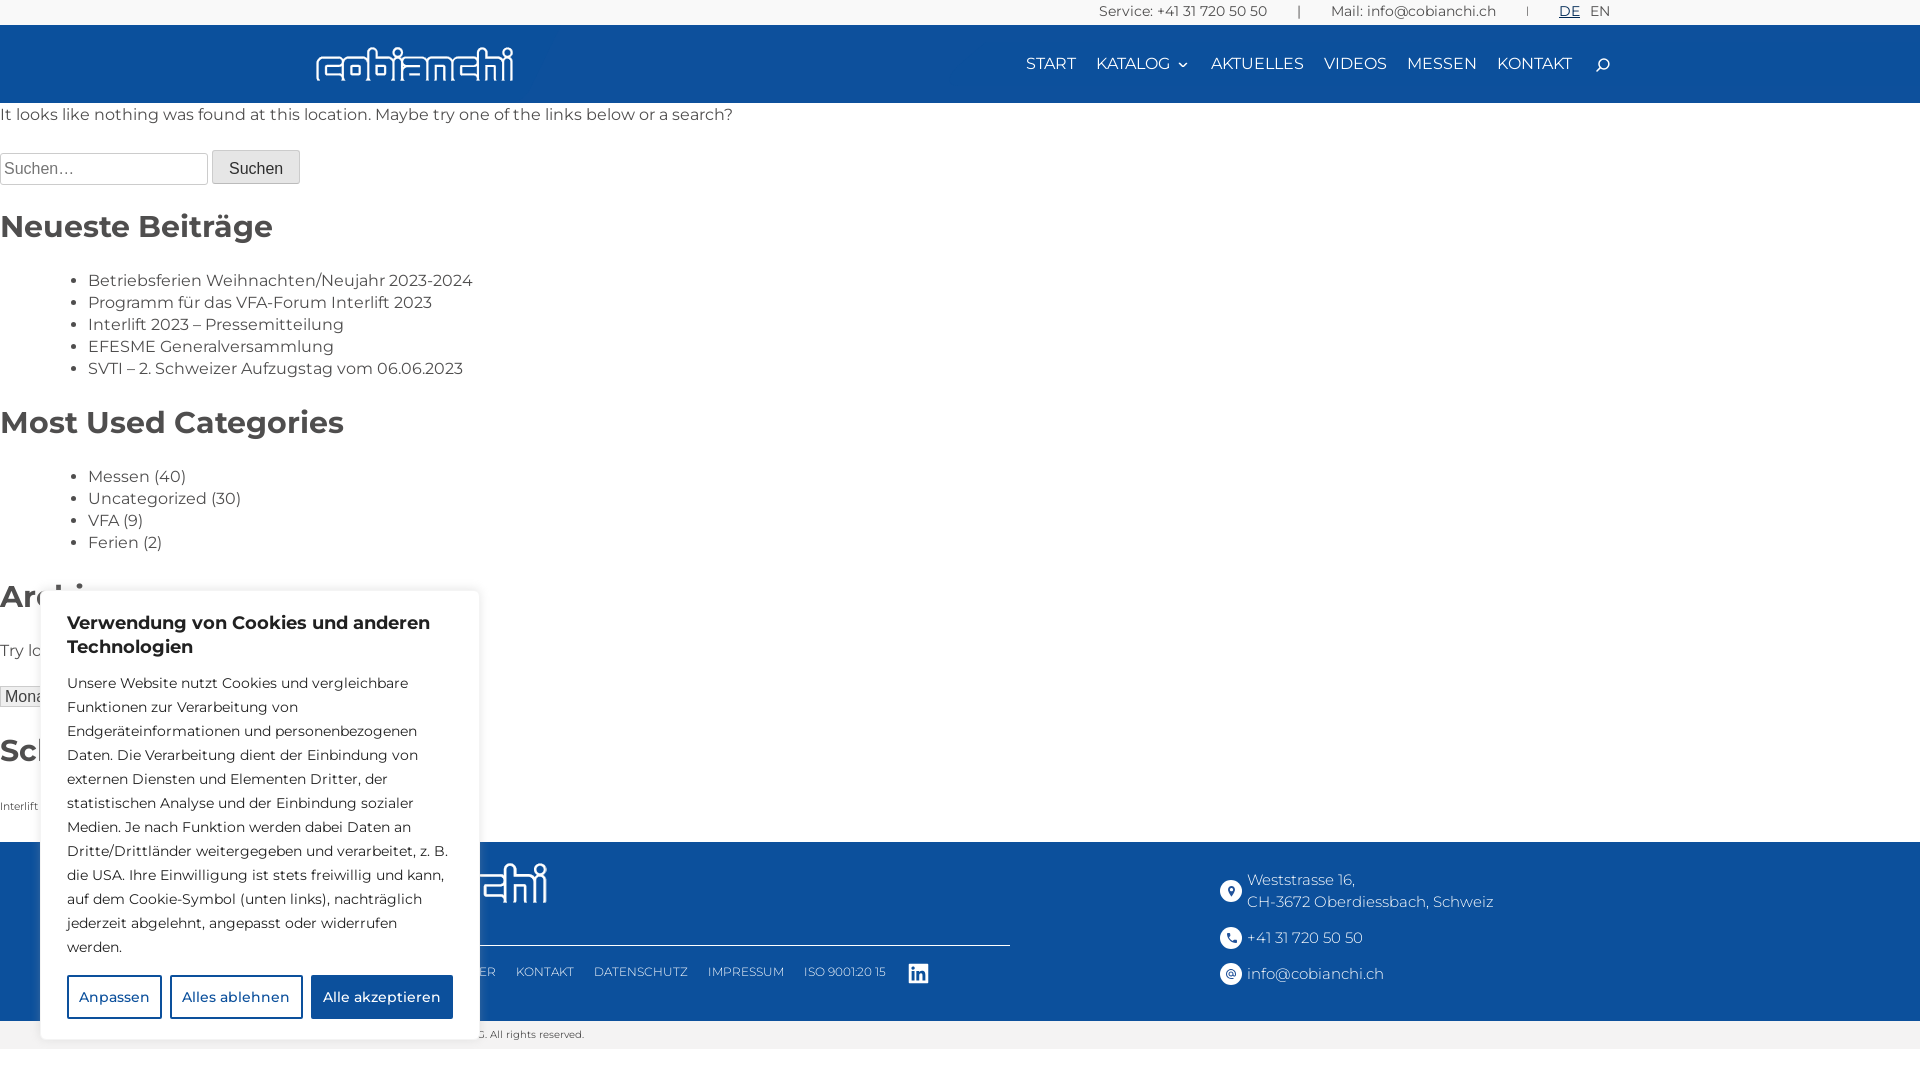 The image size is (1920, 1080). What do you see at coordinates (1324, 62) in the screenshot?
I see `'VIDEOS'` at bounding box center [1324, 62].